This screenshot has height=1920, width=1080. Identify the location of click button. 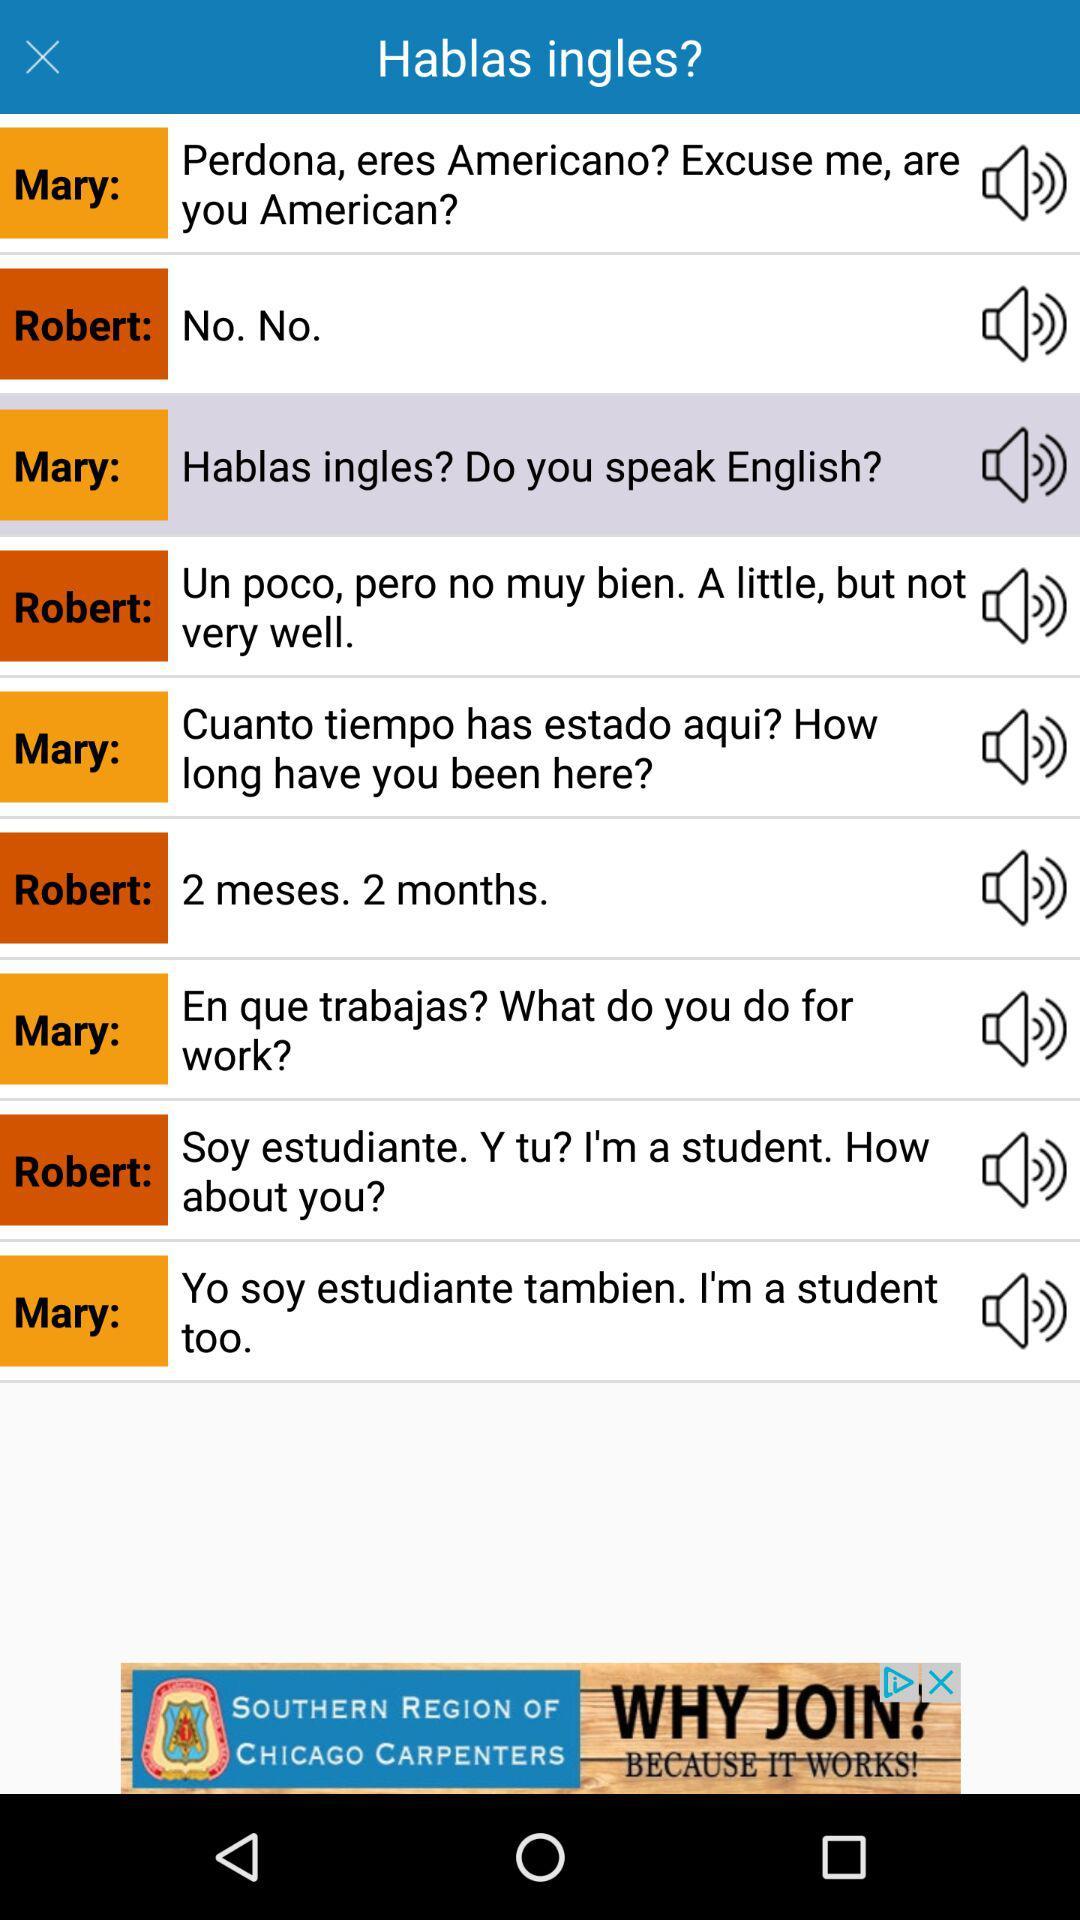
(1024, 746).